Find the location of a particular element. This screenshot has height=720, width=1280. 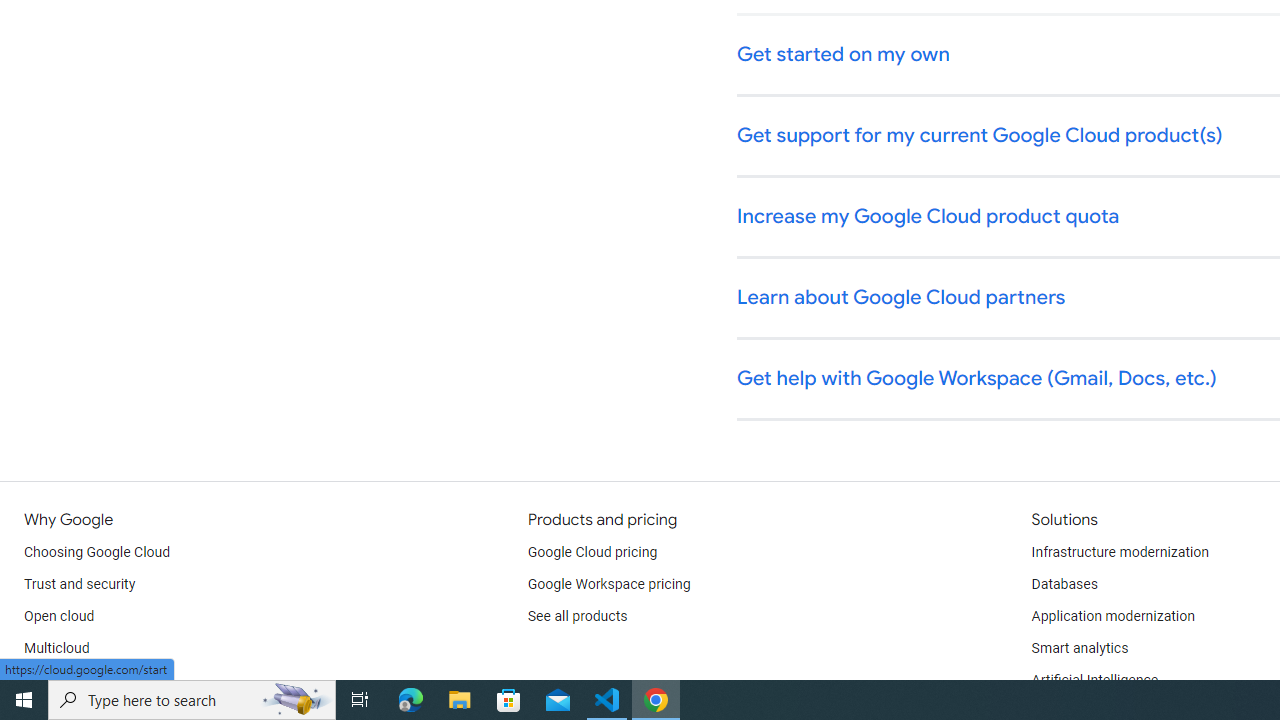

'Infrastructure modernization' is located at coordinates (1120, 552).